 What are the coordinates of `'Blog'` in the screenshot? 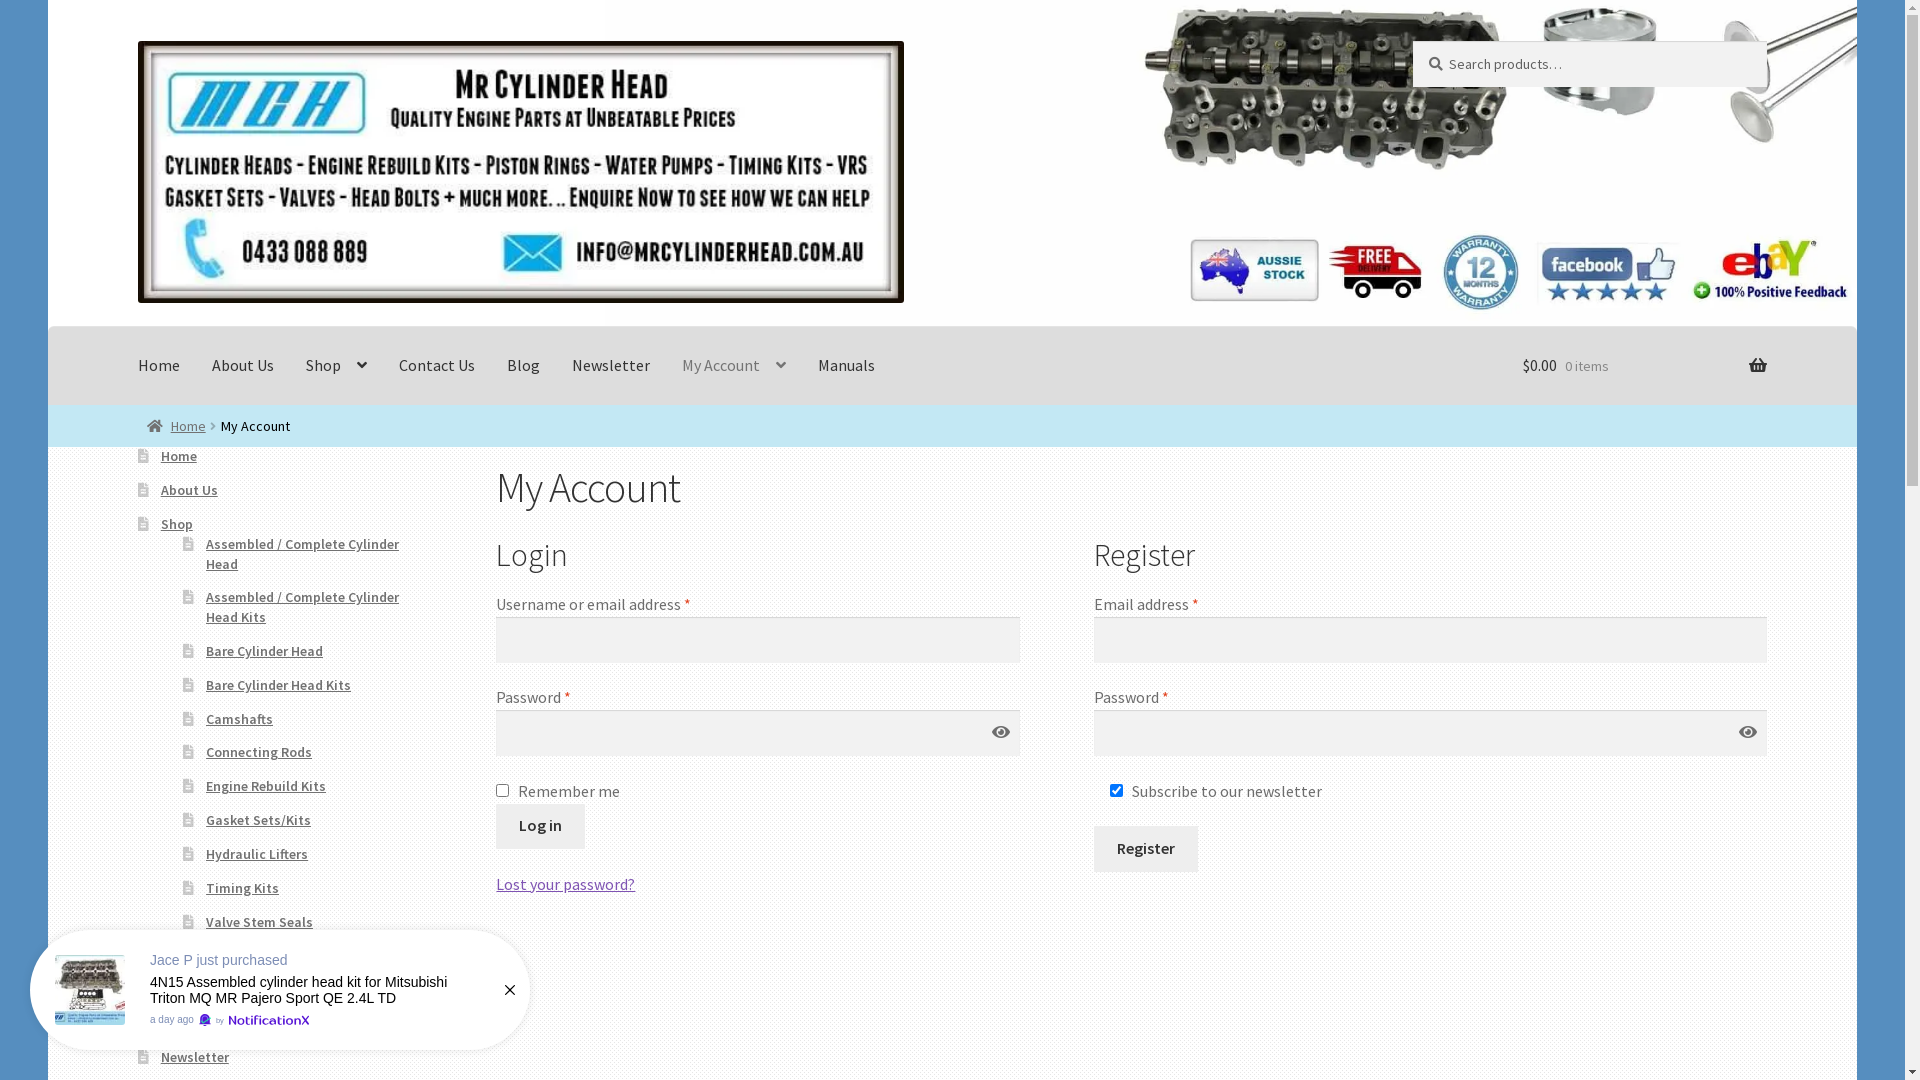 It's located at (490, 365).